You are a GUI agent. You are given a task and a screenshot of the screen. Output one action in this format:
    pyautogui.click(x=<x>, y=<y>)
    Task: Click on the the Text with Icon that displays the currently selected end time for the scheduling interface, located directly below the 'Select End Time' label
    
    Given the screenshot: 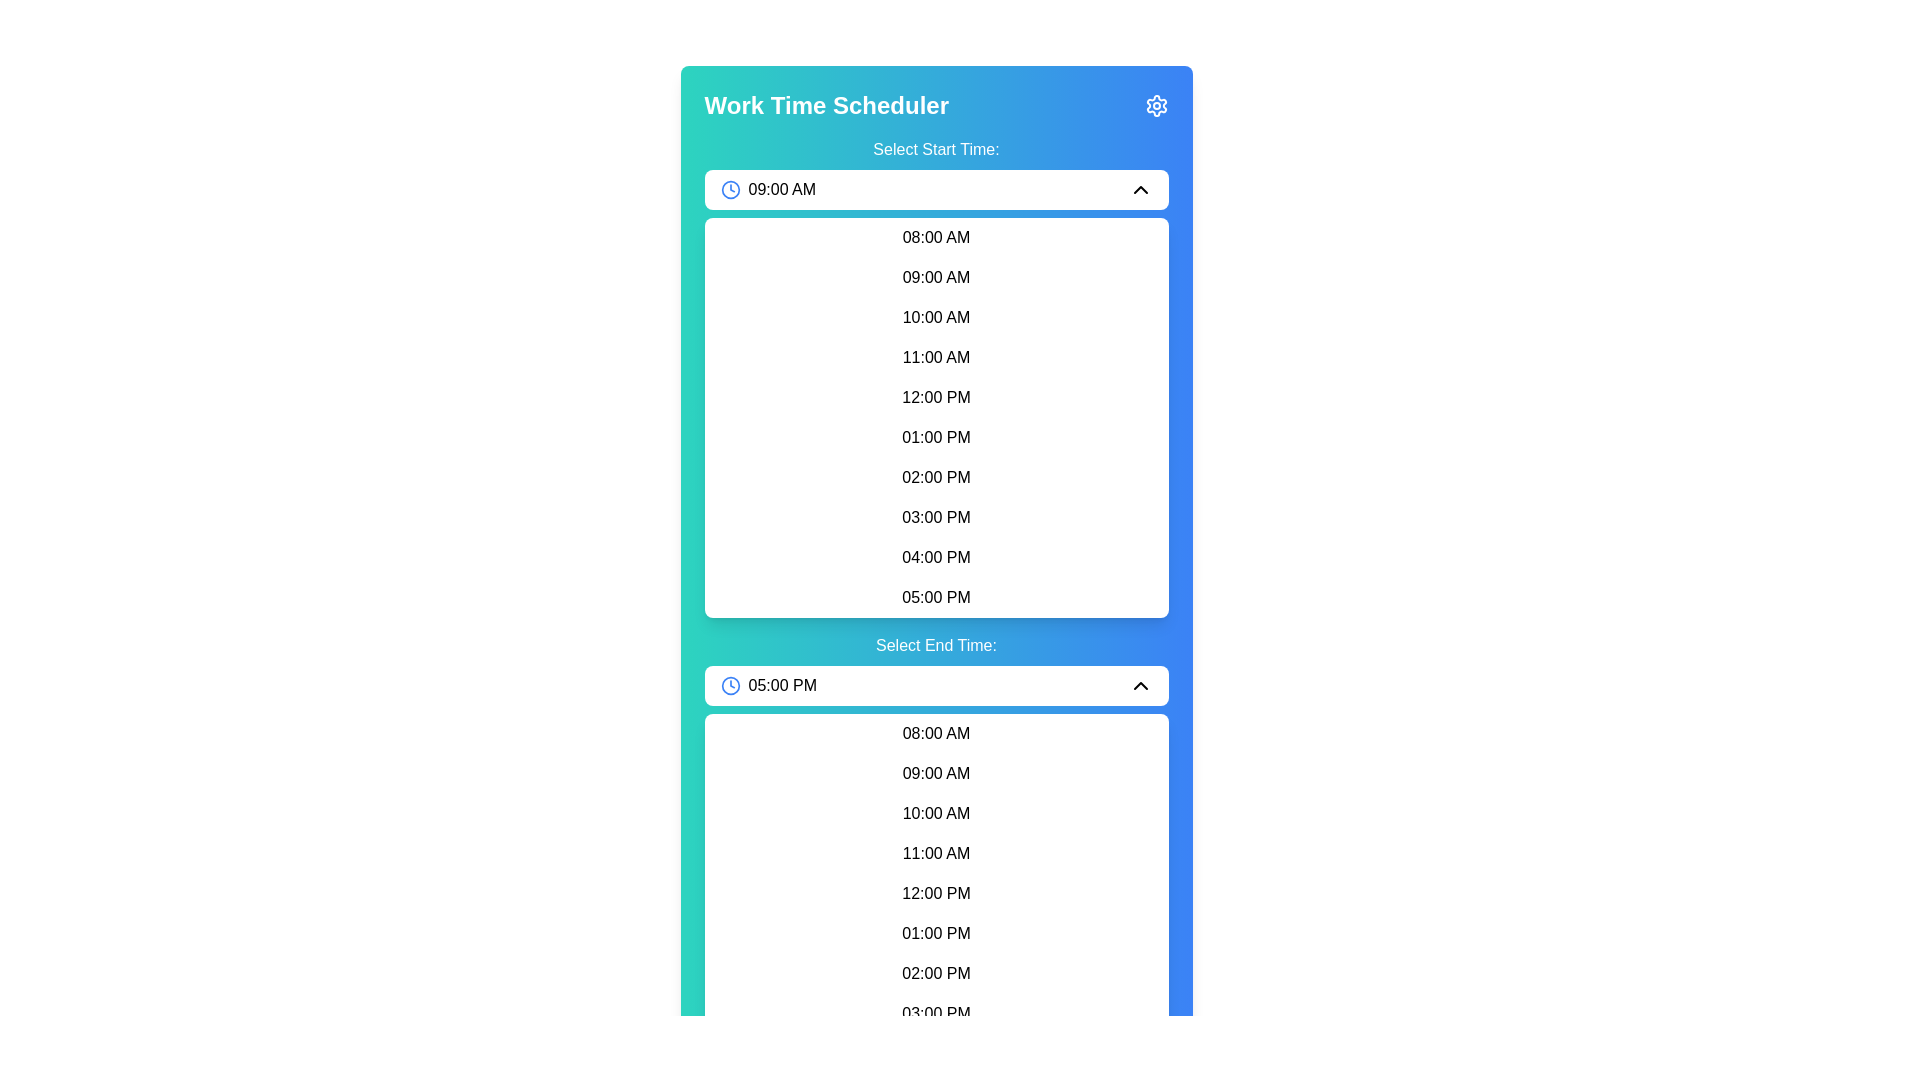 What is the action you would take?
    pyautogui.click(x=767, y=685)
    